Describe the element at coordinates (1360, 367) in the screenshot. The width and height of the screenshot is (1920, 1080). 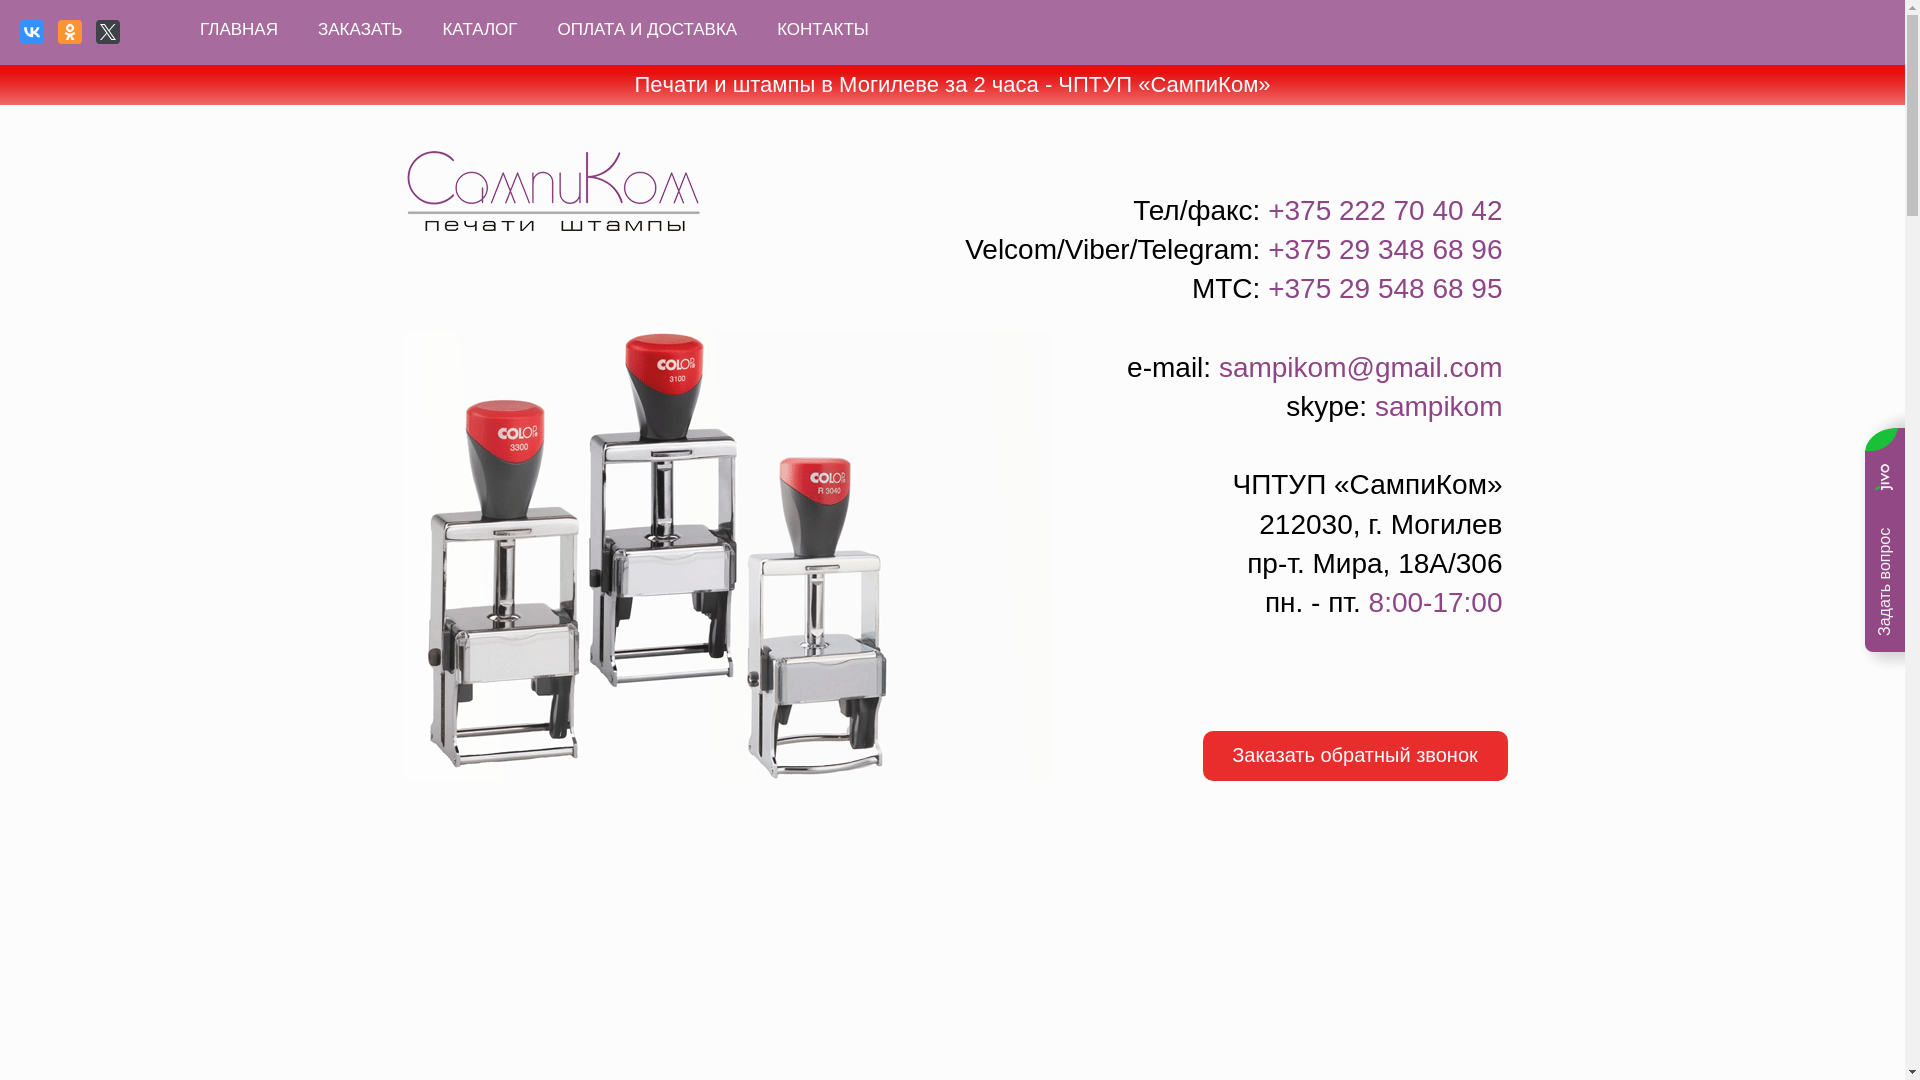
I see `'sampikom@gmail.com'` at that location.